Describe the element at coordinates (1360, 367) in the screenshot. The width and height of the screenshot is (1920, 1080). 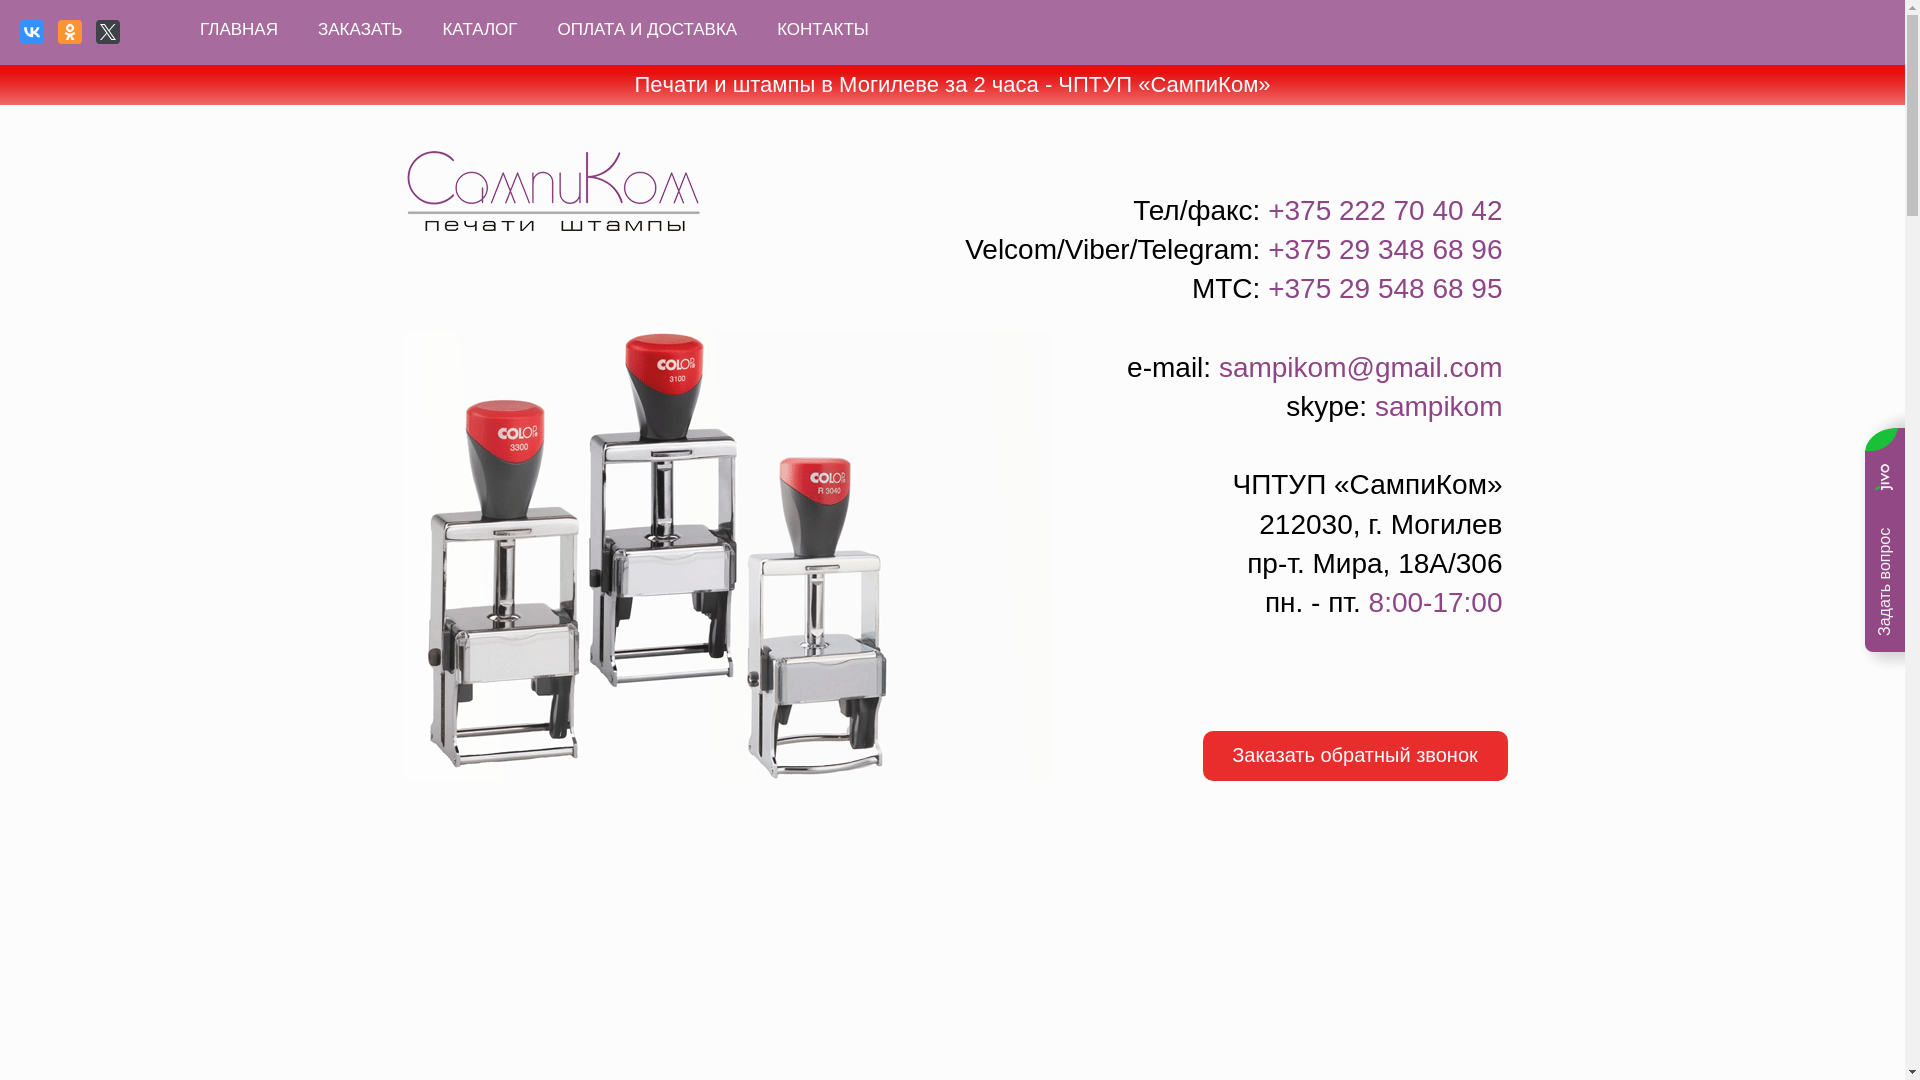
I see `'sampikom@gmail.com'` at that location.